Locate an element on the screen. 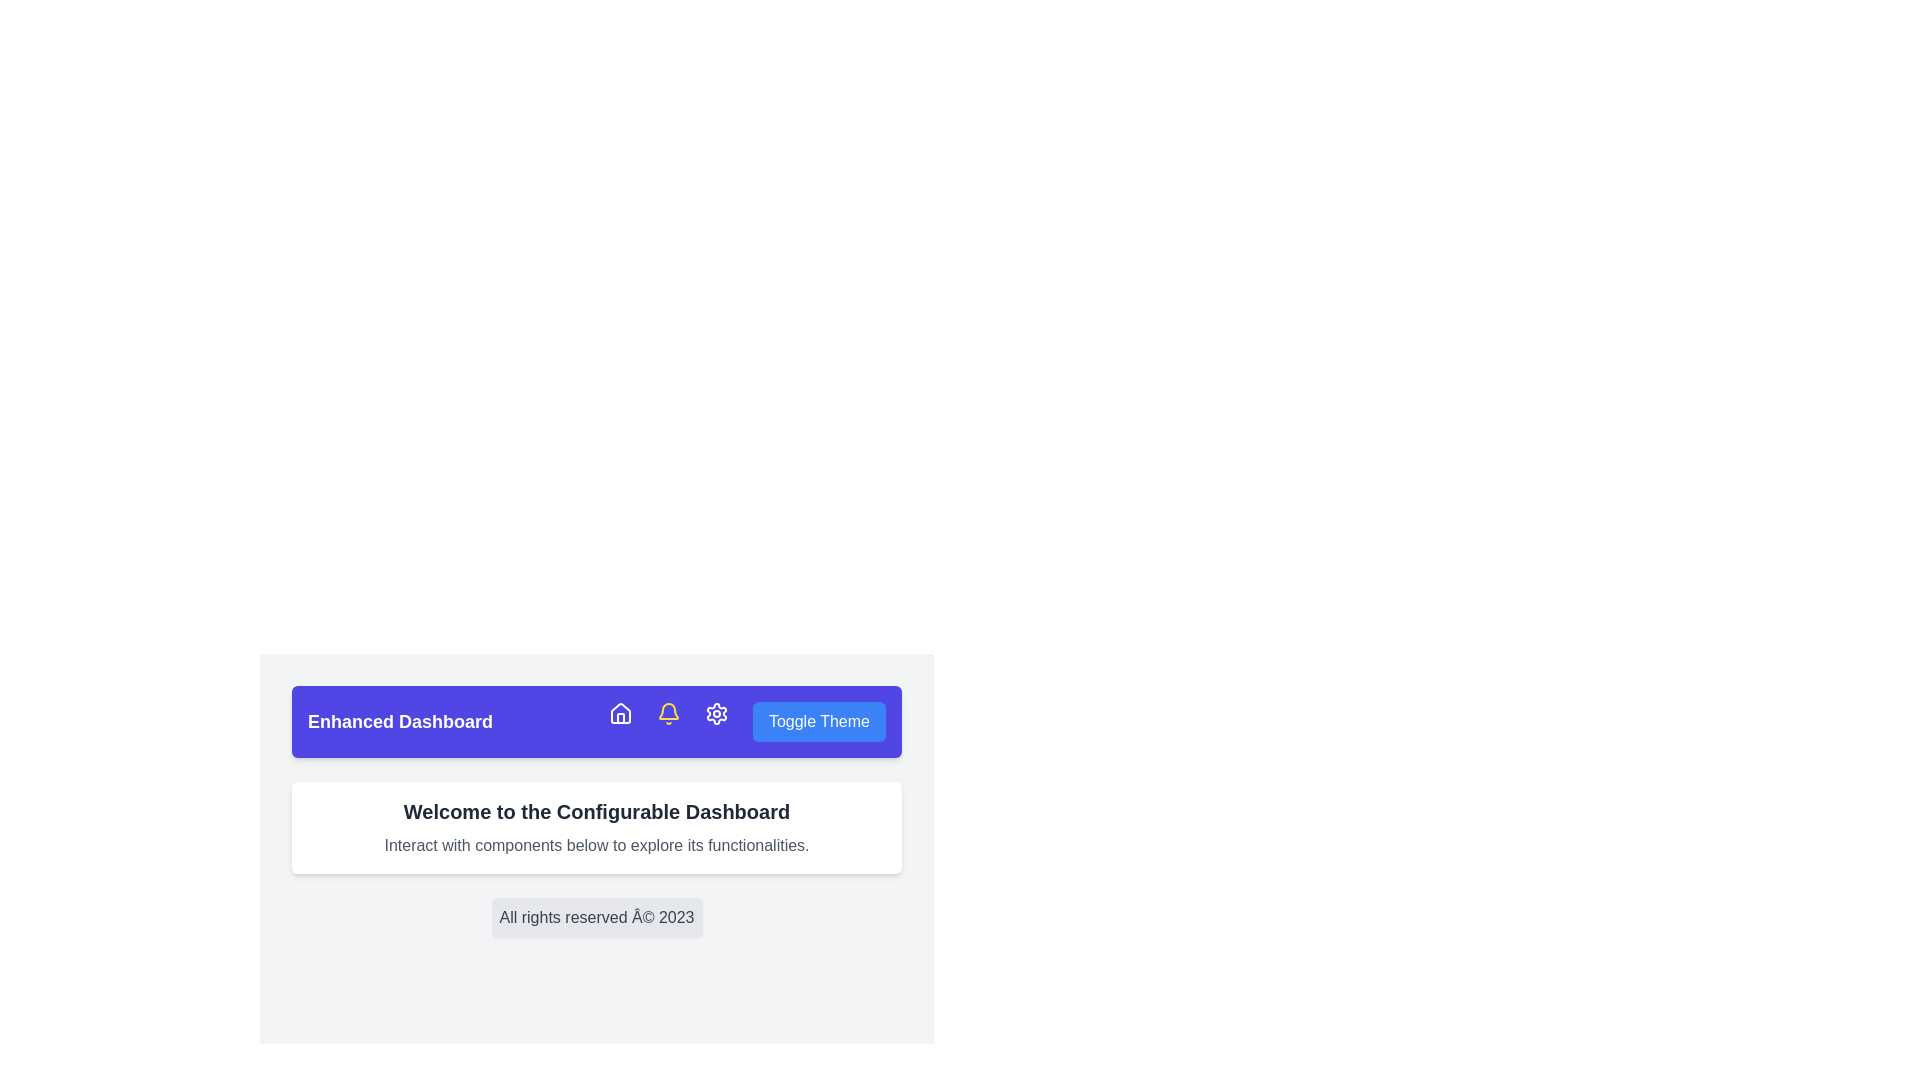  the house icon in the navigation bar is located at coordinates (619, 712).